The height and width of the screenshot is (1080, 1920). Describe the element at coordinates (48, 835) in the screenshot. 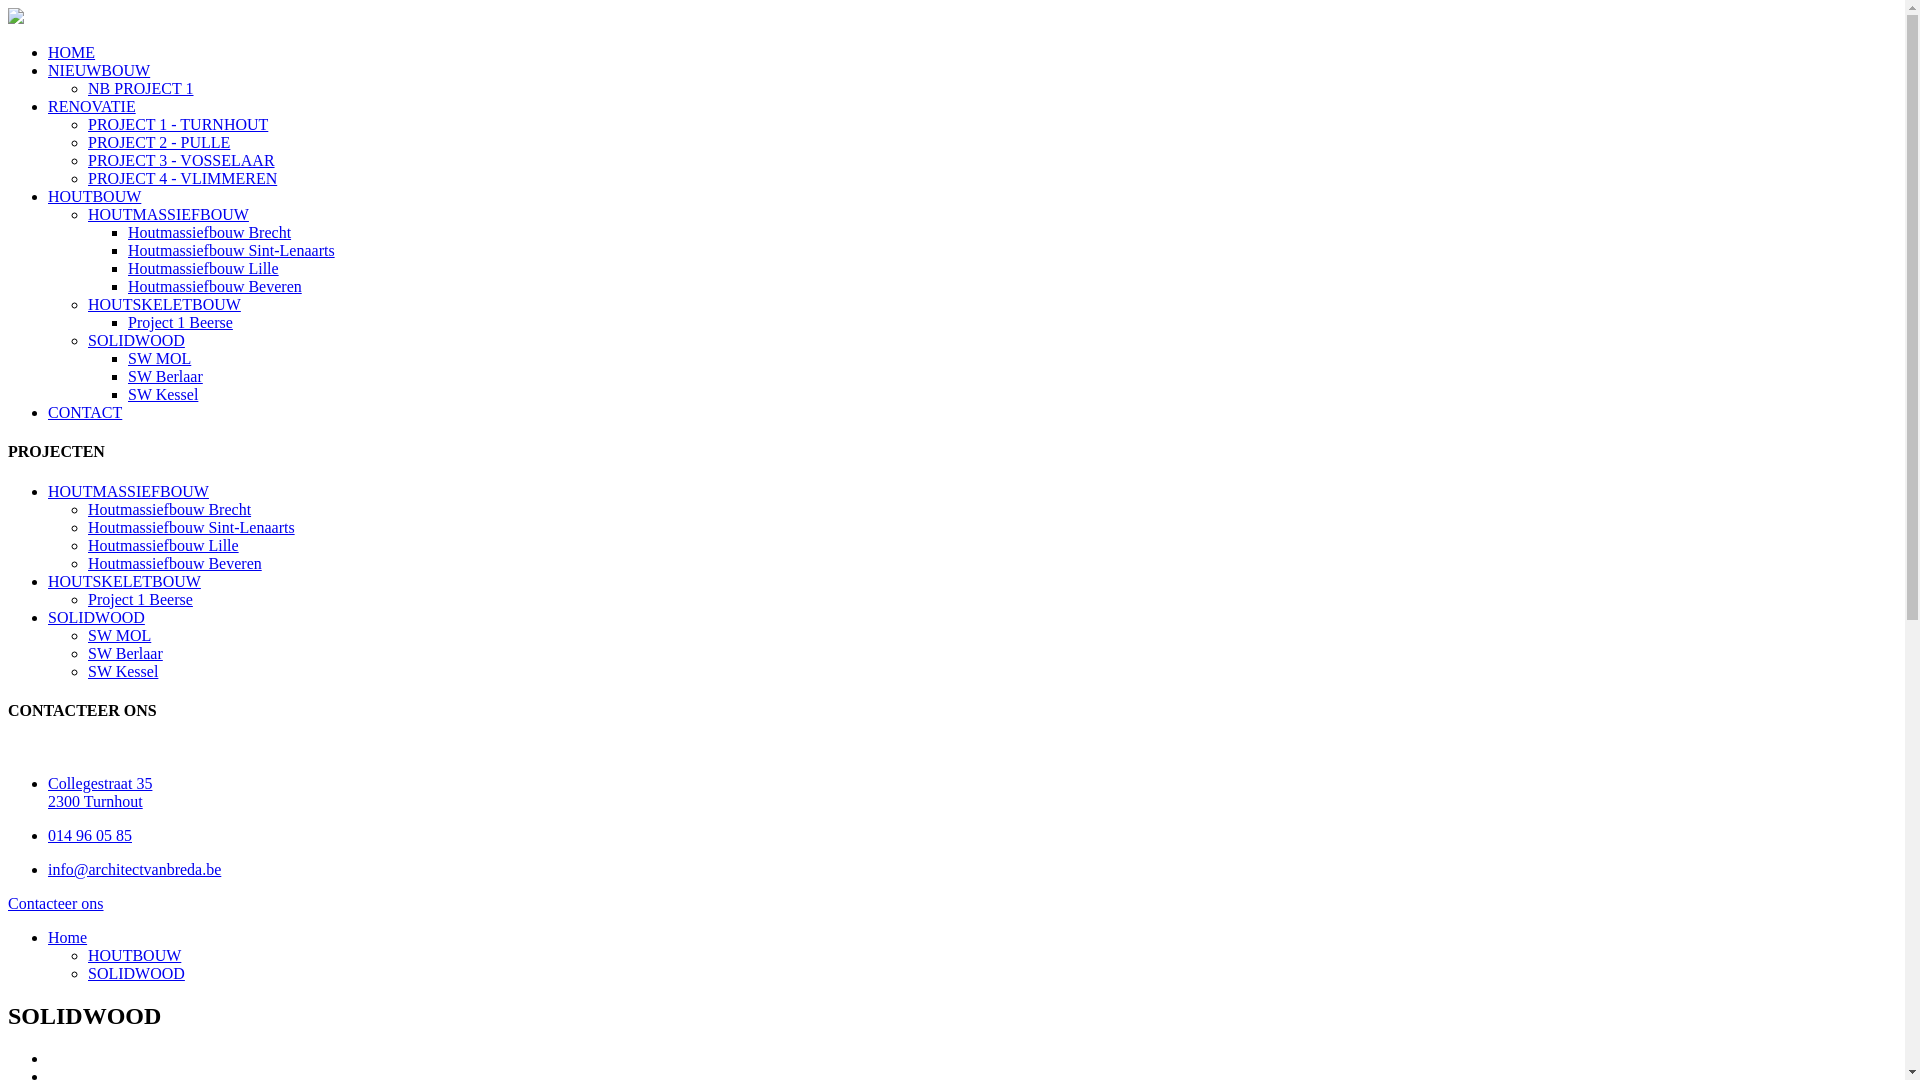

I see `'014 96 05 85'` at that location.